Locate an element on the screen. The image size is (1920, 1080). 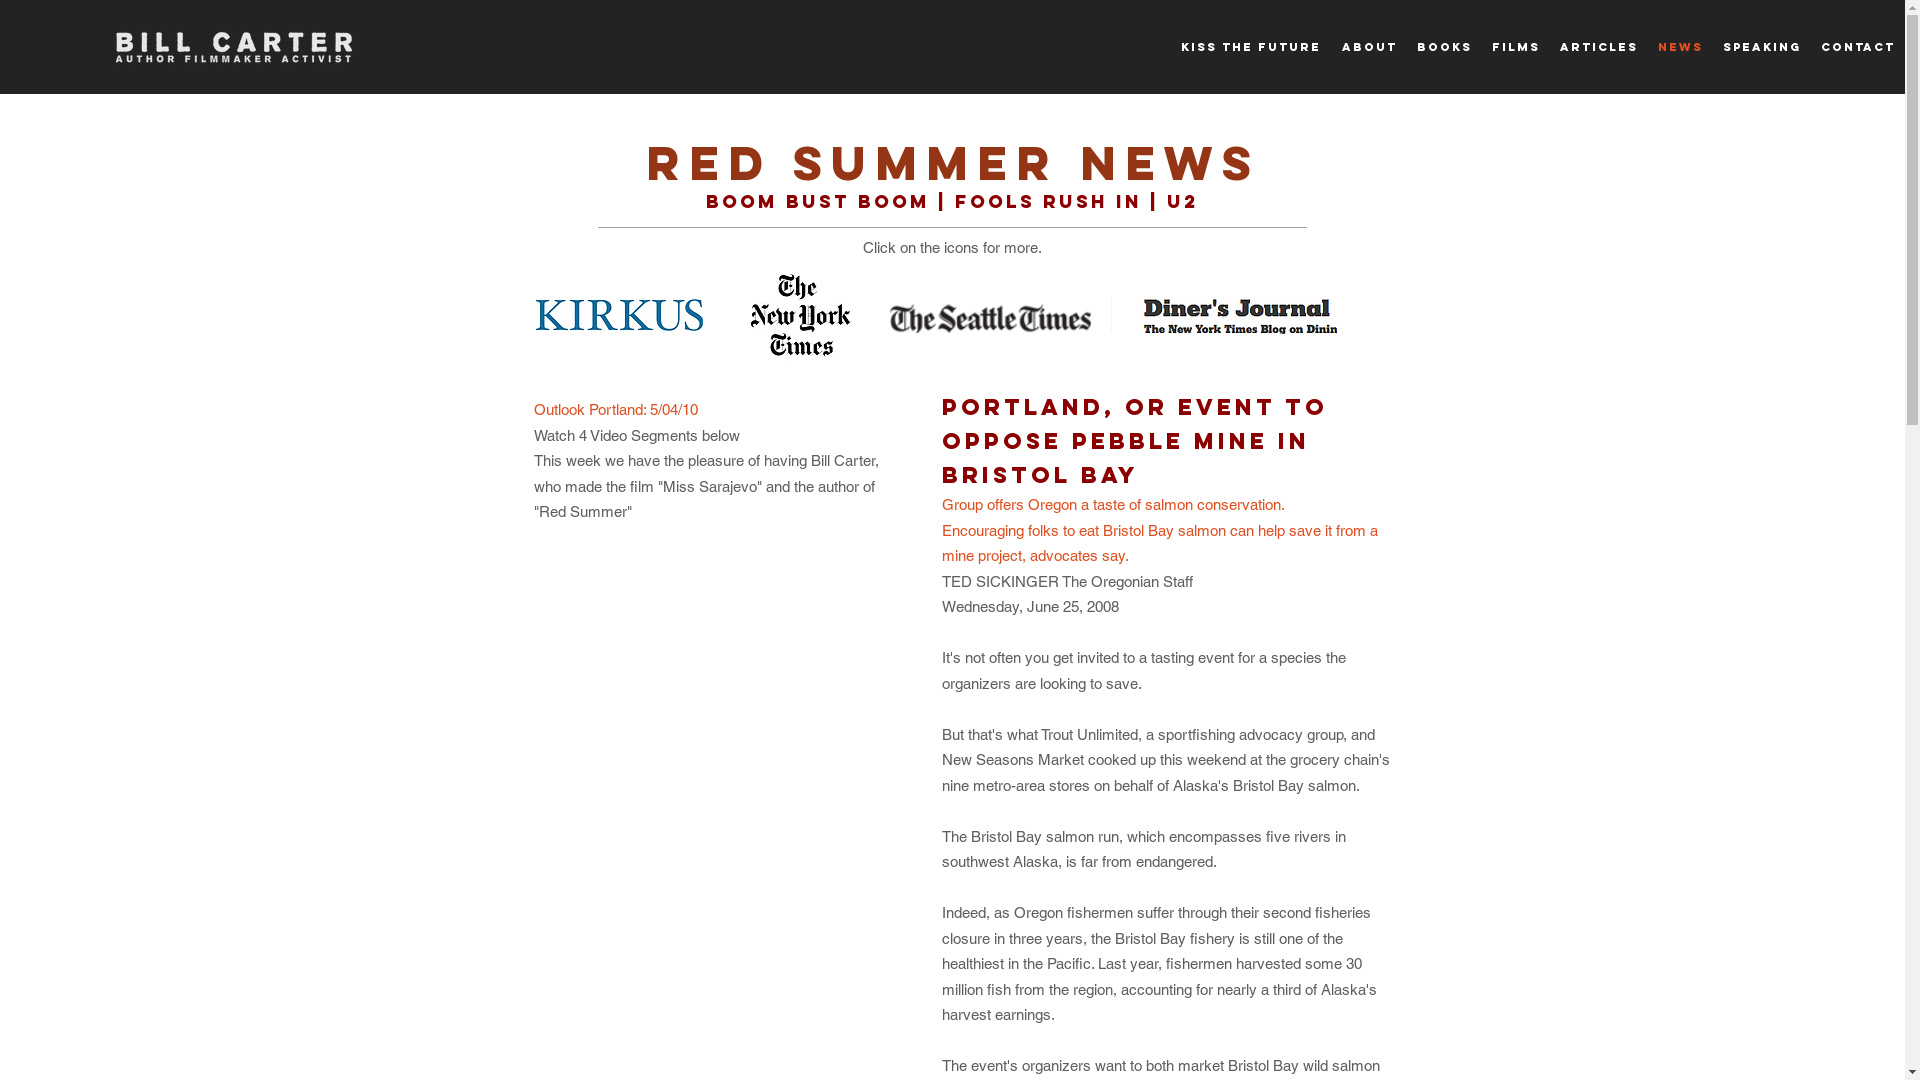
'ARTICLES' is located at coordinates (1597, 45).